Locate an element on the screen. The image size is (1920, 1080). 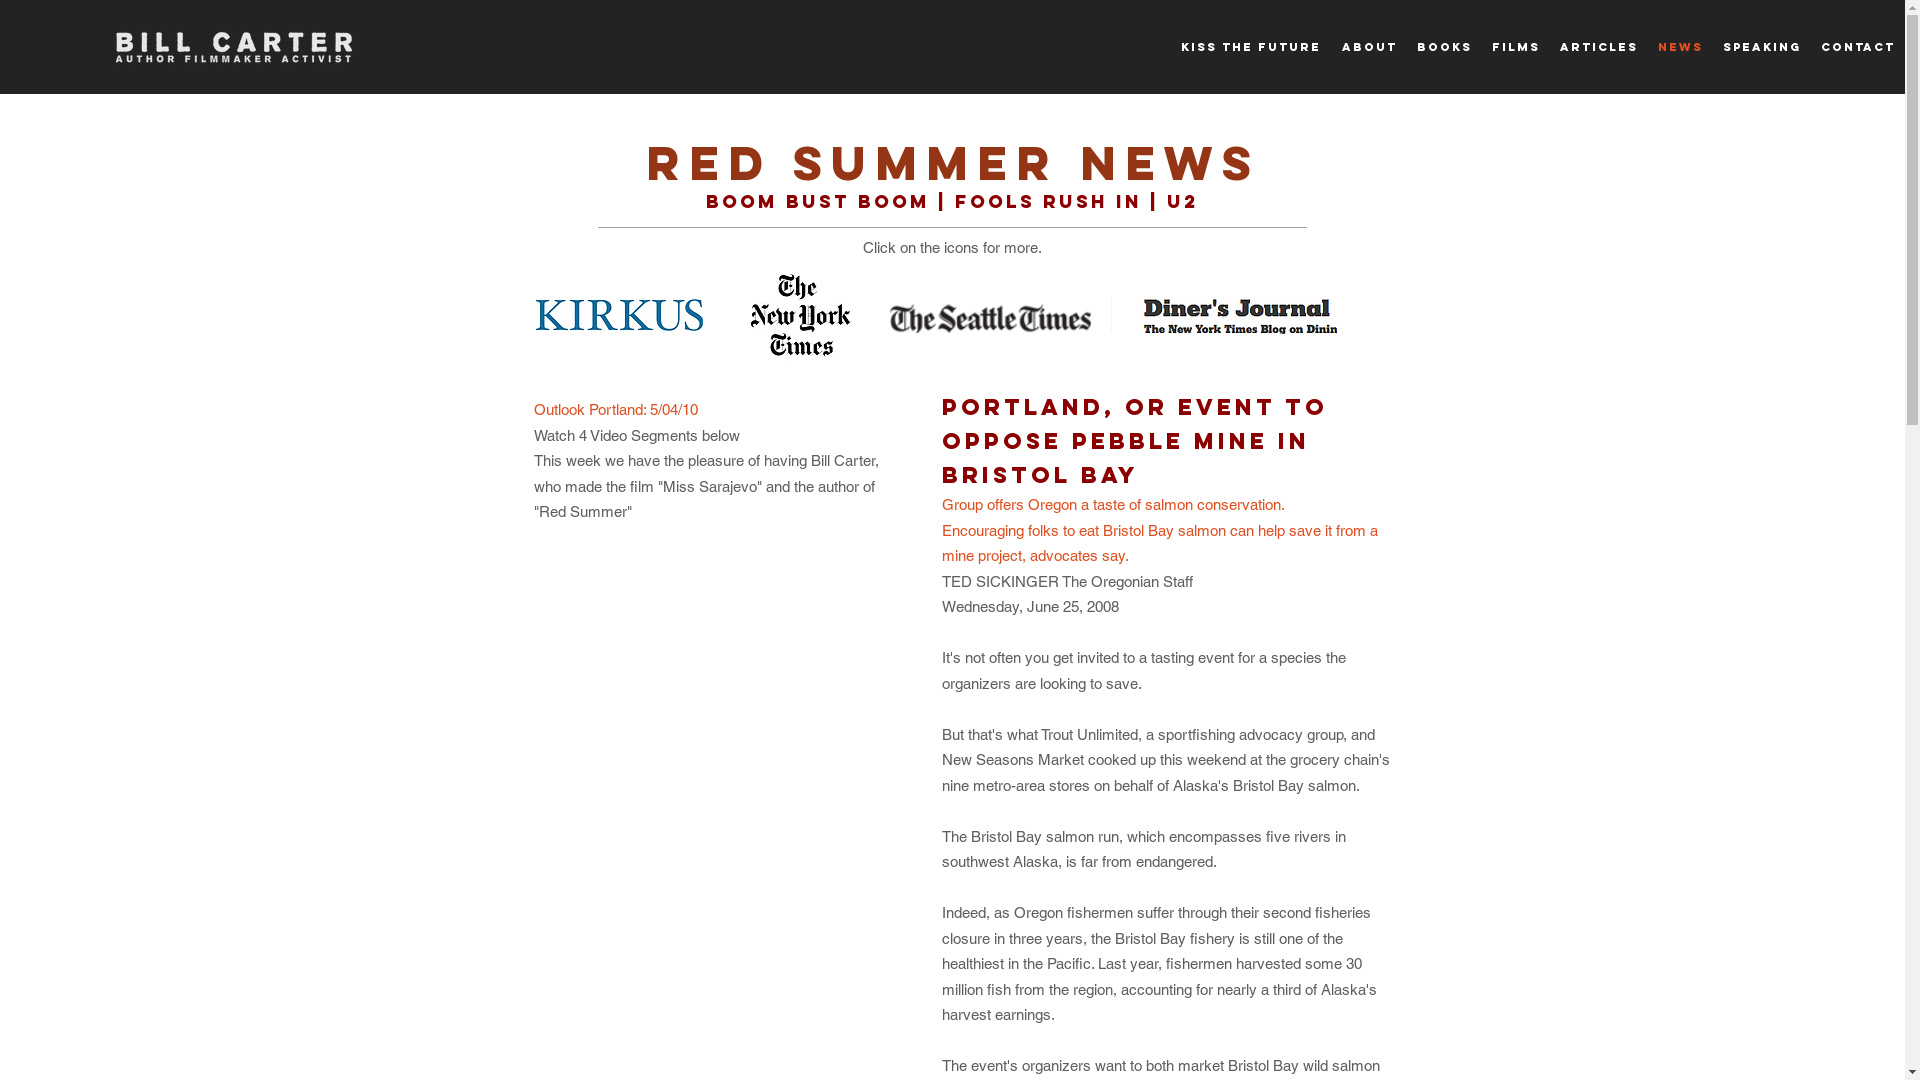
'ARTICLES' is located at coordinates (1597, 45).